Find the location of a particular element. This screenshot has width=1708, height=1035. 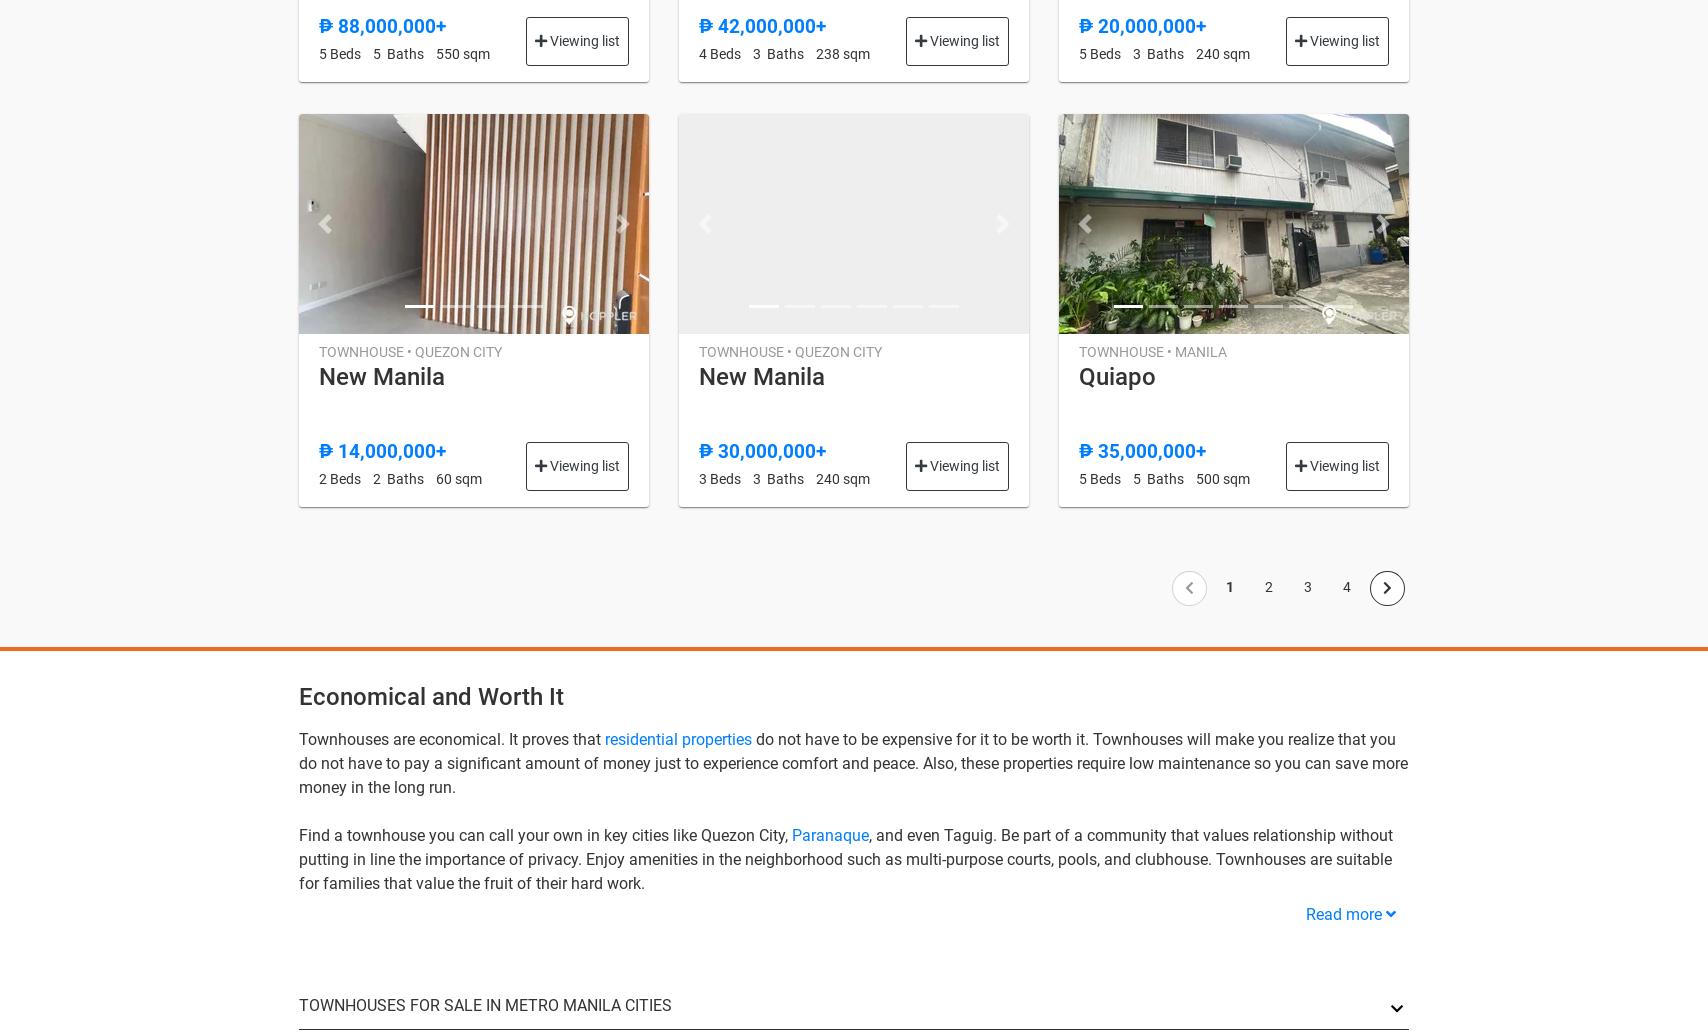

'Find a townhouse you can call your own in key cities like Quezon City,' is located at coordinates (545, 834).